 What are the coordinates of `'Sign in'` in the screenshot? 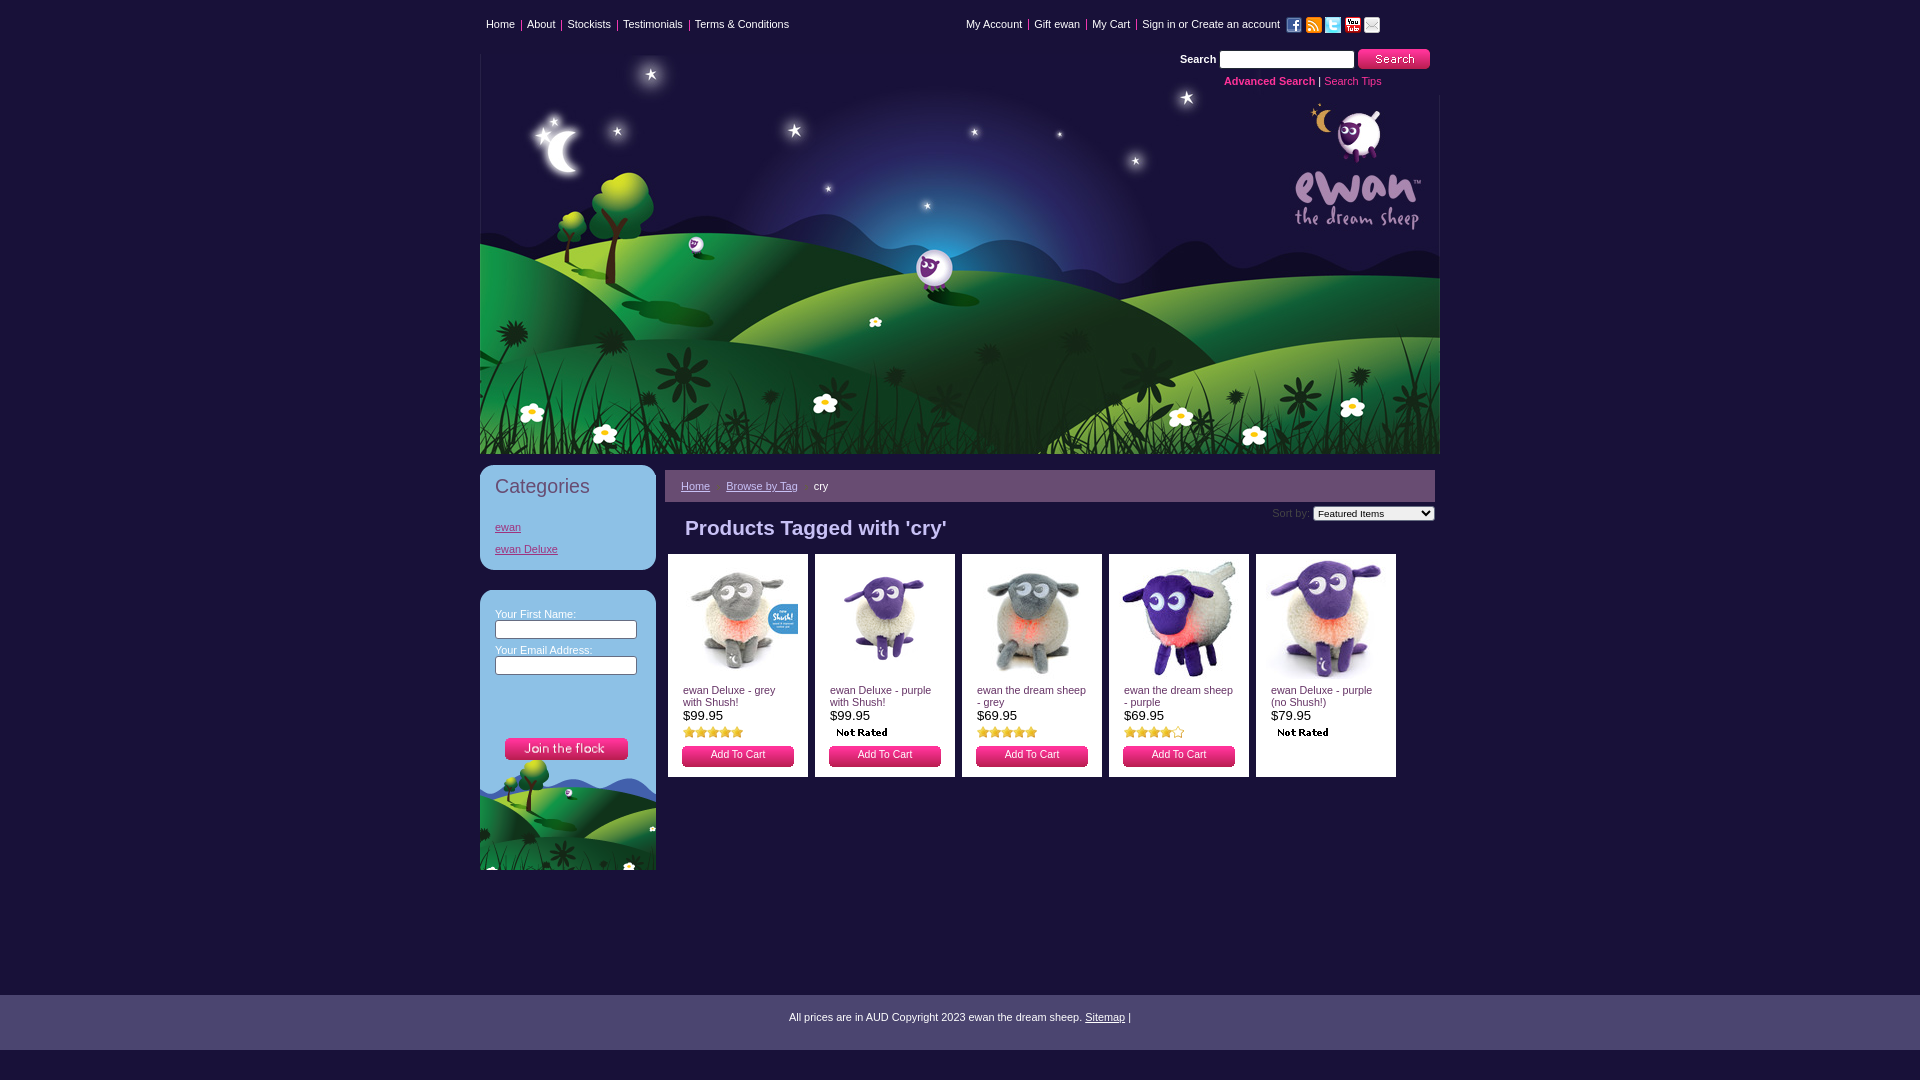 It's located at (1158, 23).